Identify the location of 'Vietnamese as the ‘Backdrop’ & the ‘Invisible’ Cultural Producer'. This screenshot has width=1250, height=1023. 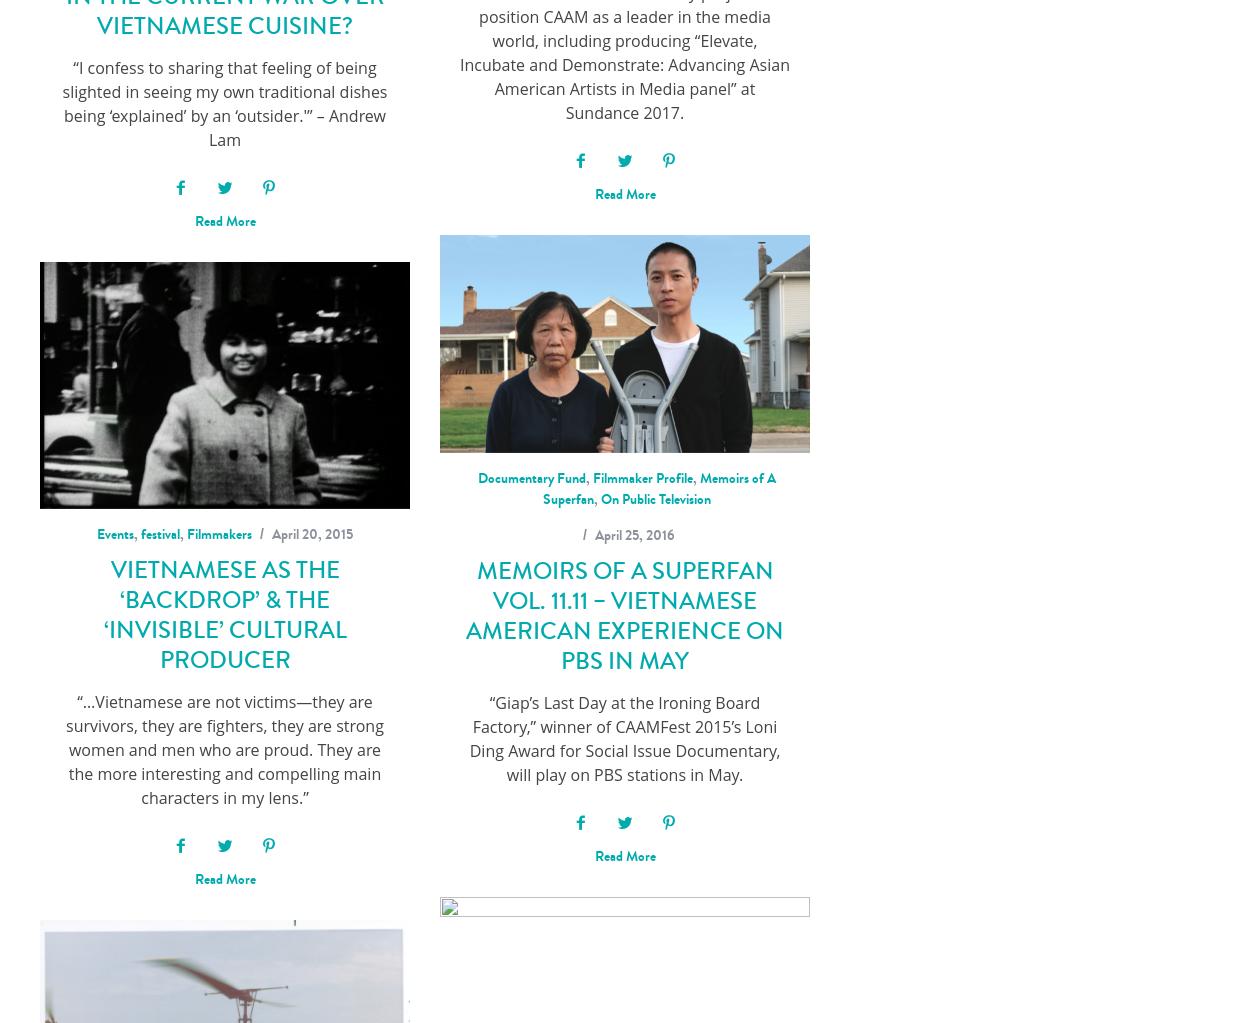
(223, 614).